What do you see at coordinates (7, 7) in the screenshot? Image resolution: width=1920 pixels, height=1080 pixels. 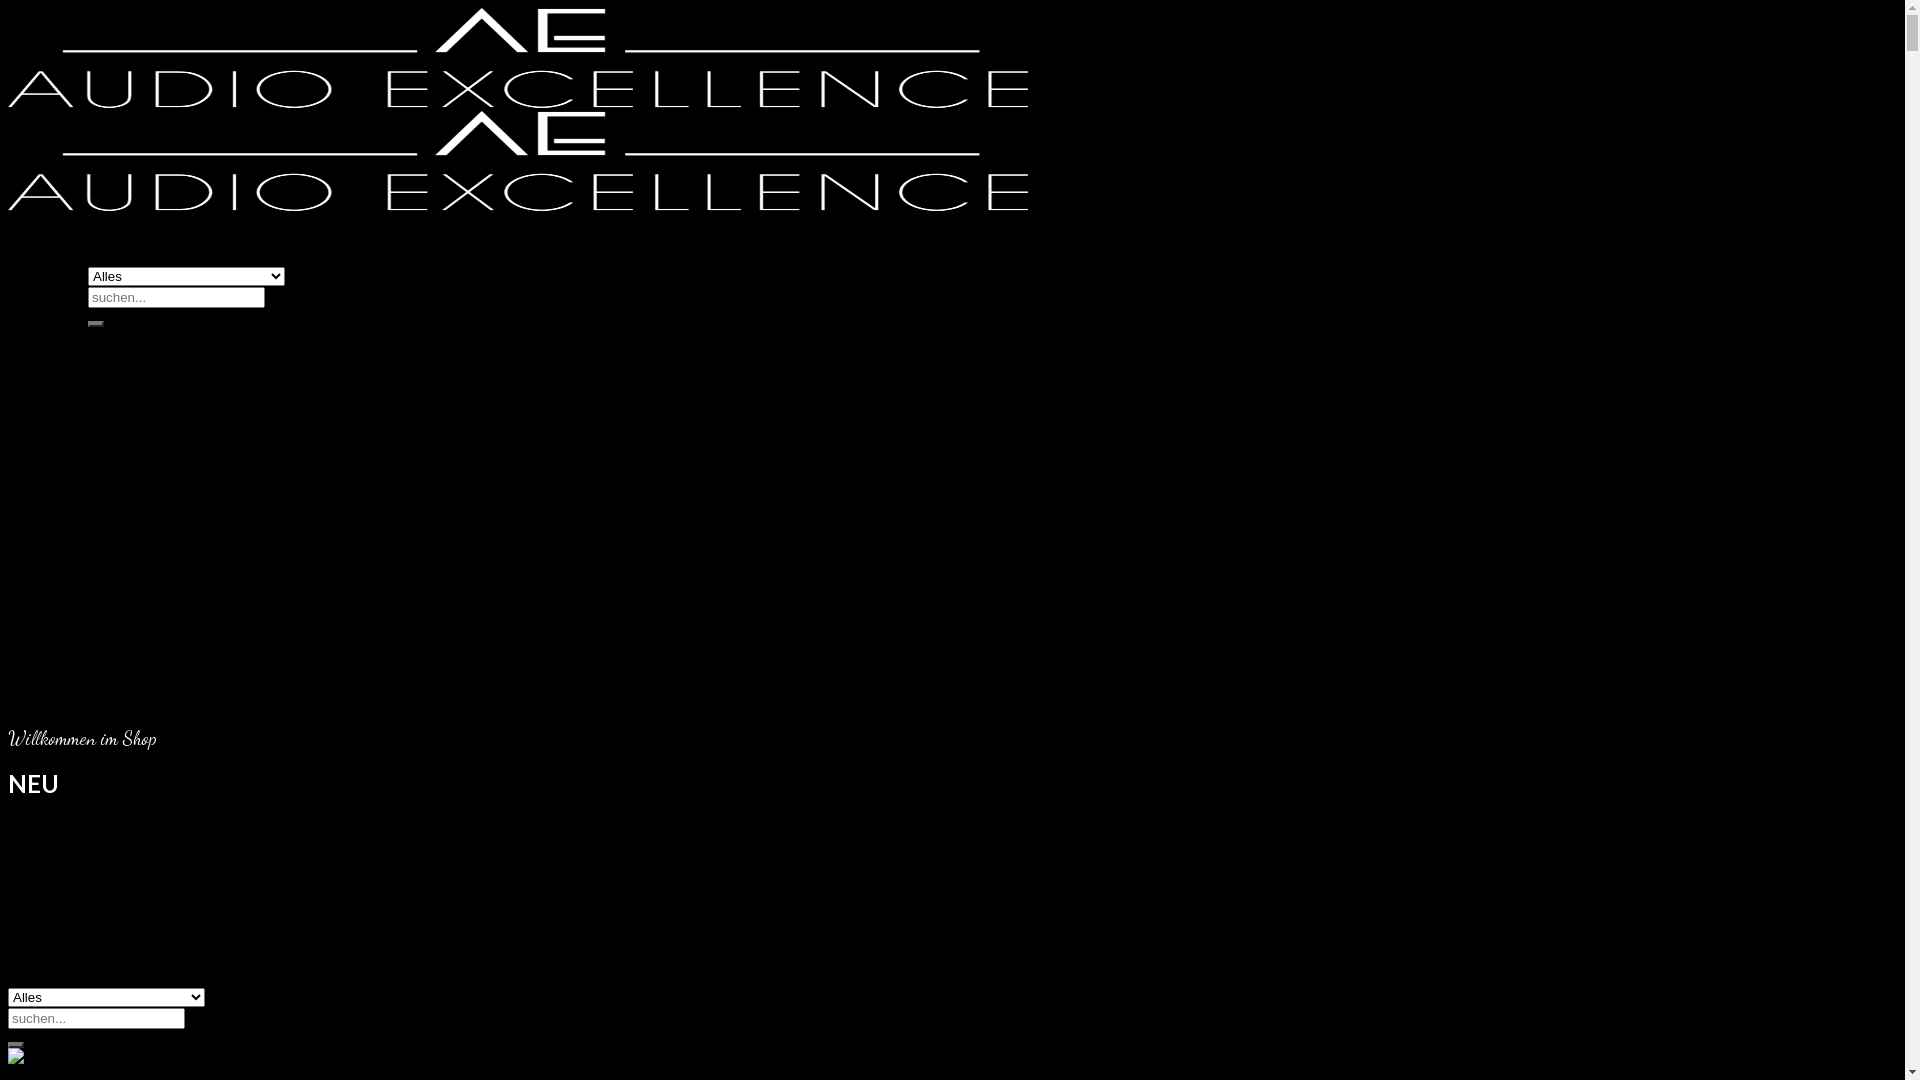 I see `'Zum Inhalt springen'` at bounding box center [7, 7].